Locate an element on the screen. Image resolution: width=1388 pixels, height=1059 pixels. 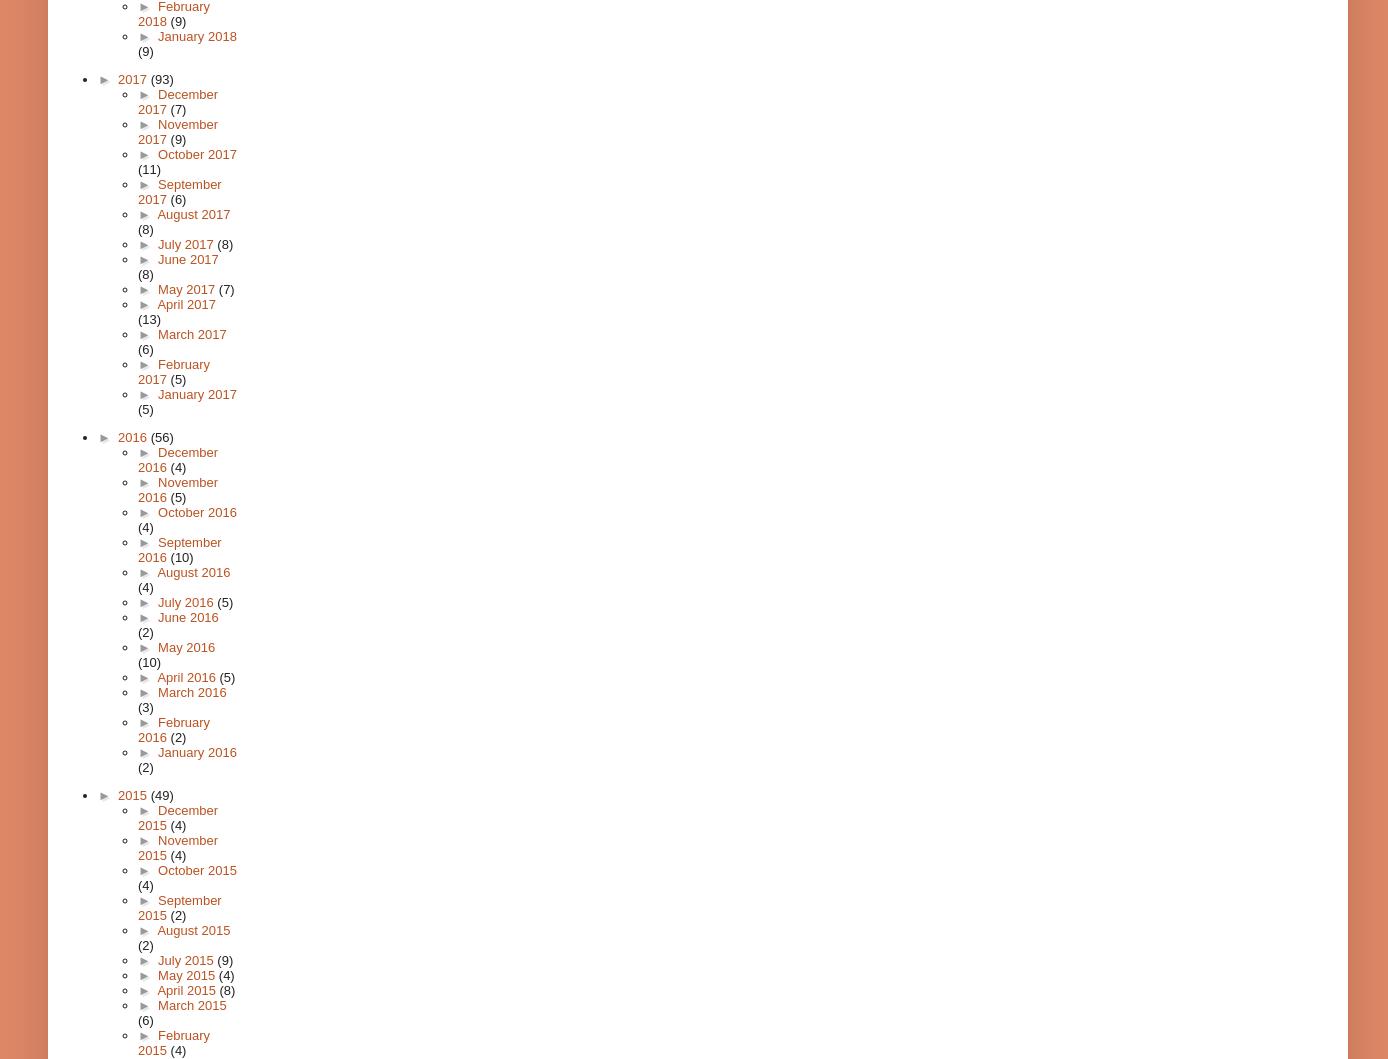
'December 2017' is located at coordinates (176, 101).